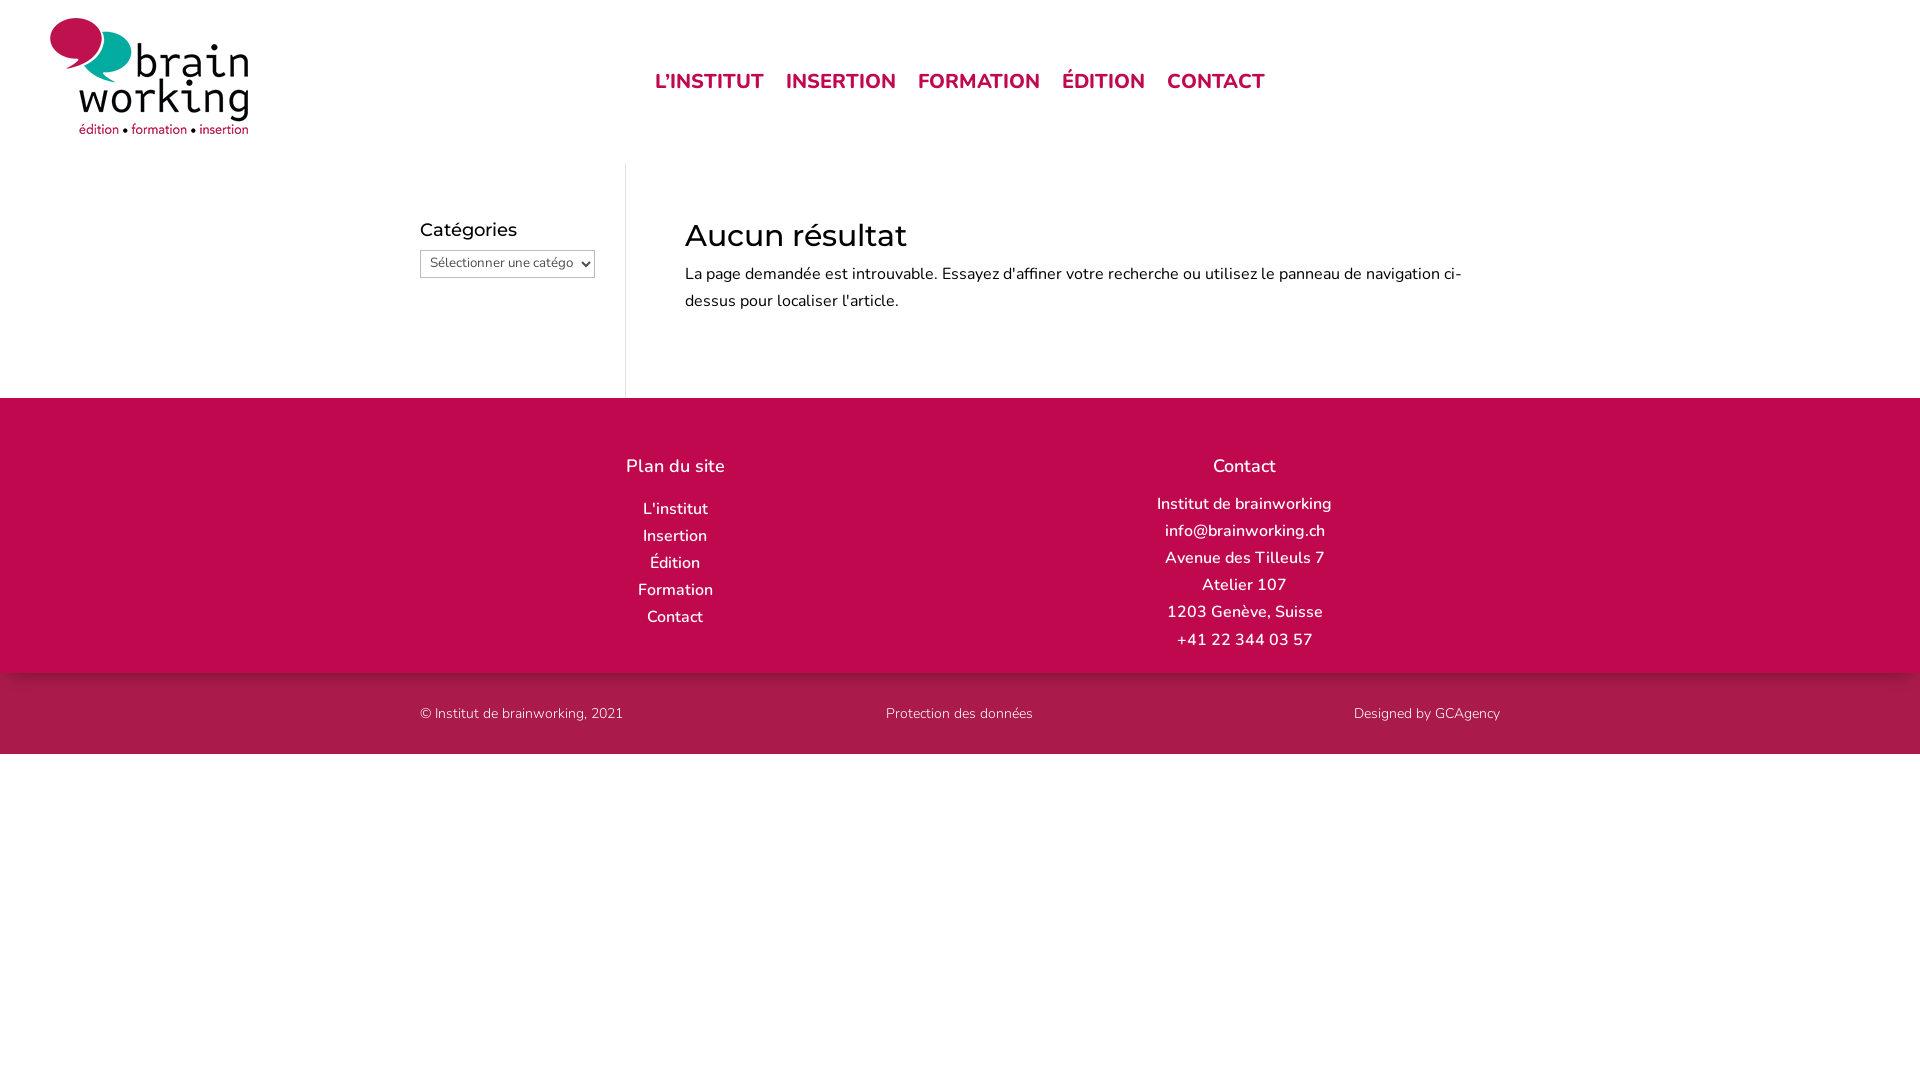 Image resolution: width=1920 pixels, height=1080 pixels. Describe the element at coordinates (675, 535) in the screenshot. I see `'Insertion'` at that location.